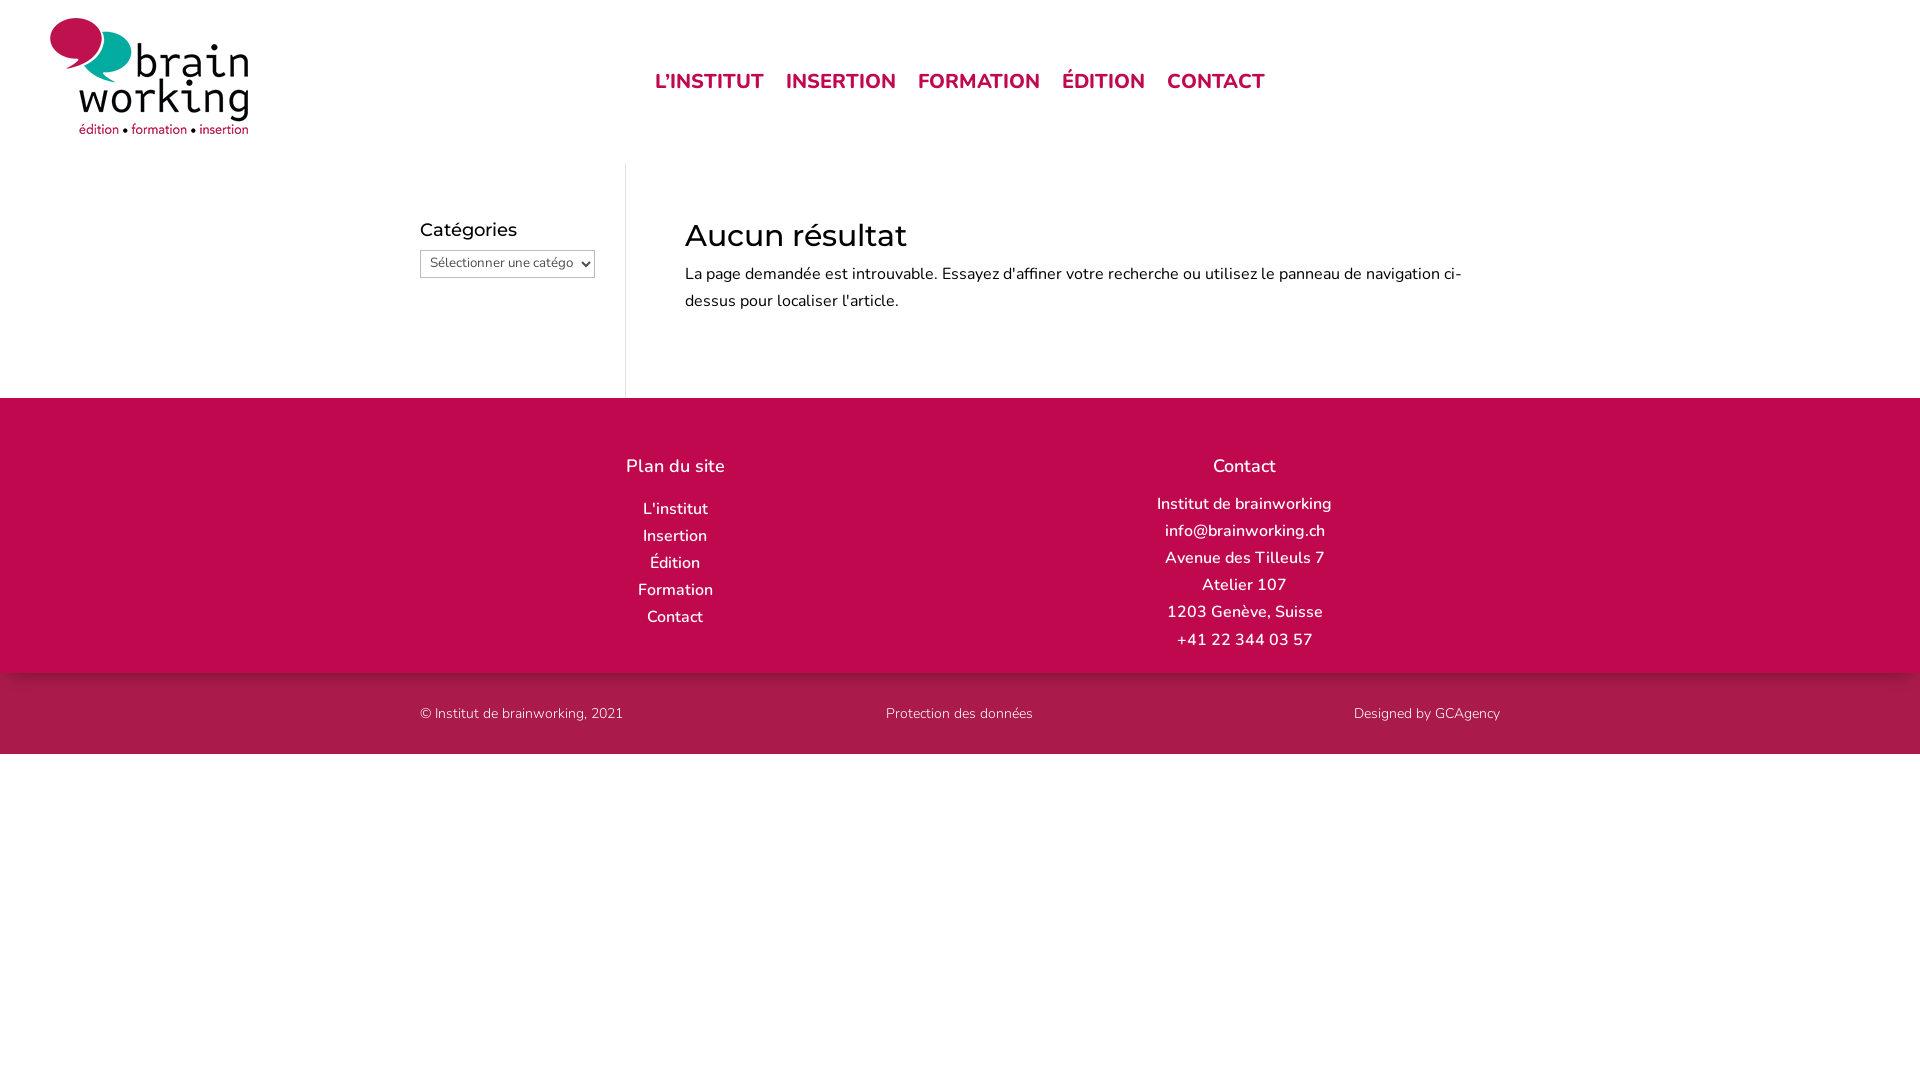 Image resolution: width=1920 pixels, height=1080 pixels. Describe the element at coordinates (675, 535) in the screenshot. I see `'Insertion'` at that location.